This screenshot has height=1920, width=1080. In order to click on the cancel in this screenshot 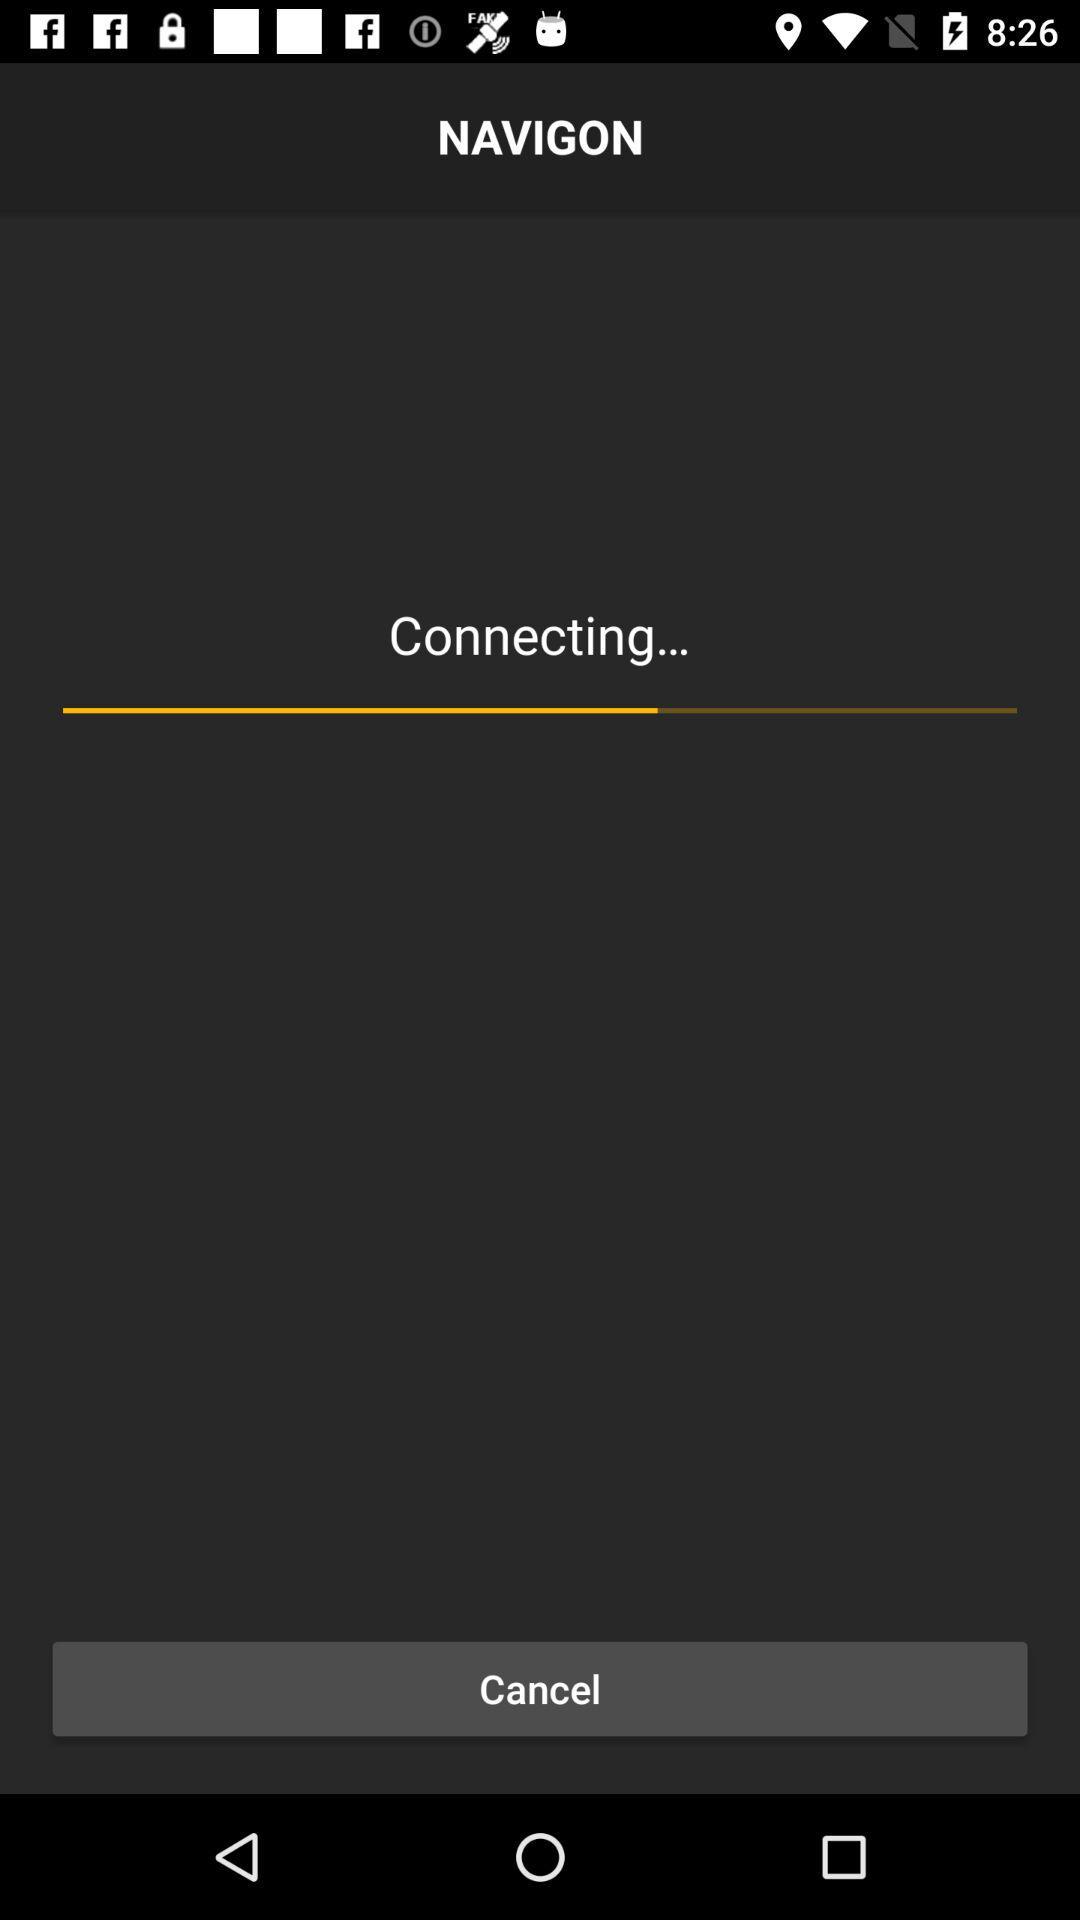, I will do `click(540, 1688)`.